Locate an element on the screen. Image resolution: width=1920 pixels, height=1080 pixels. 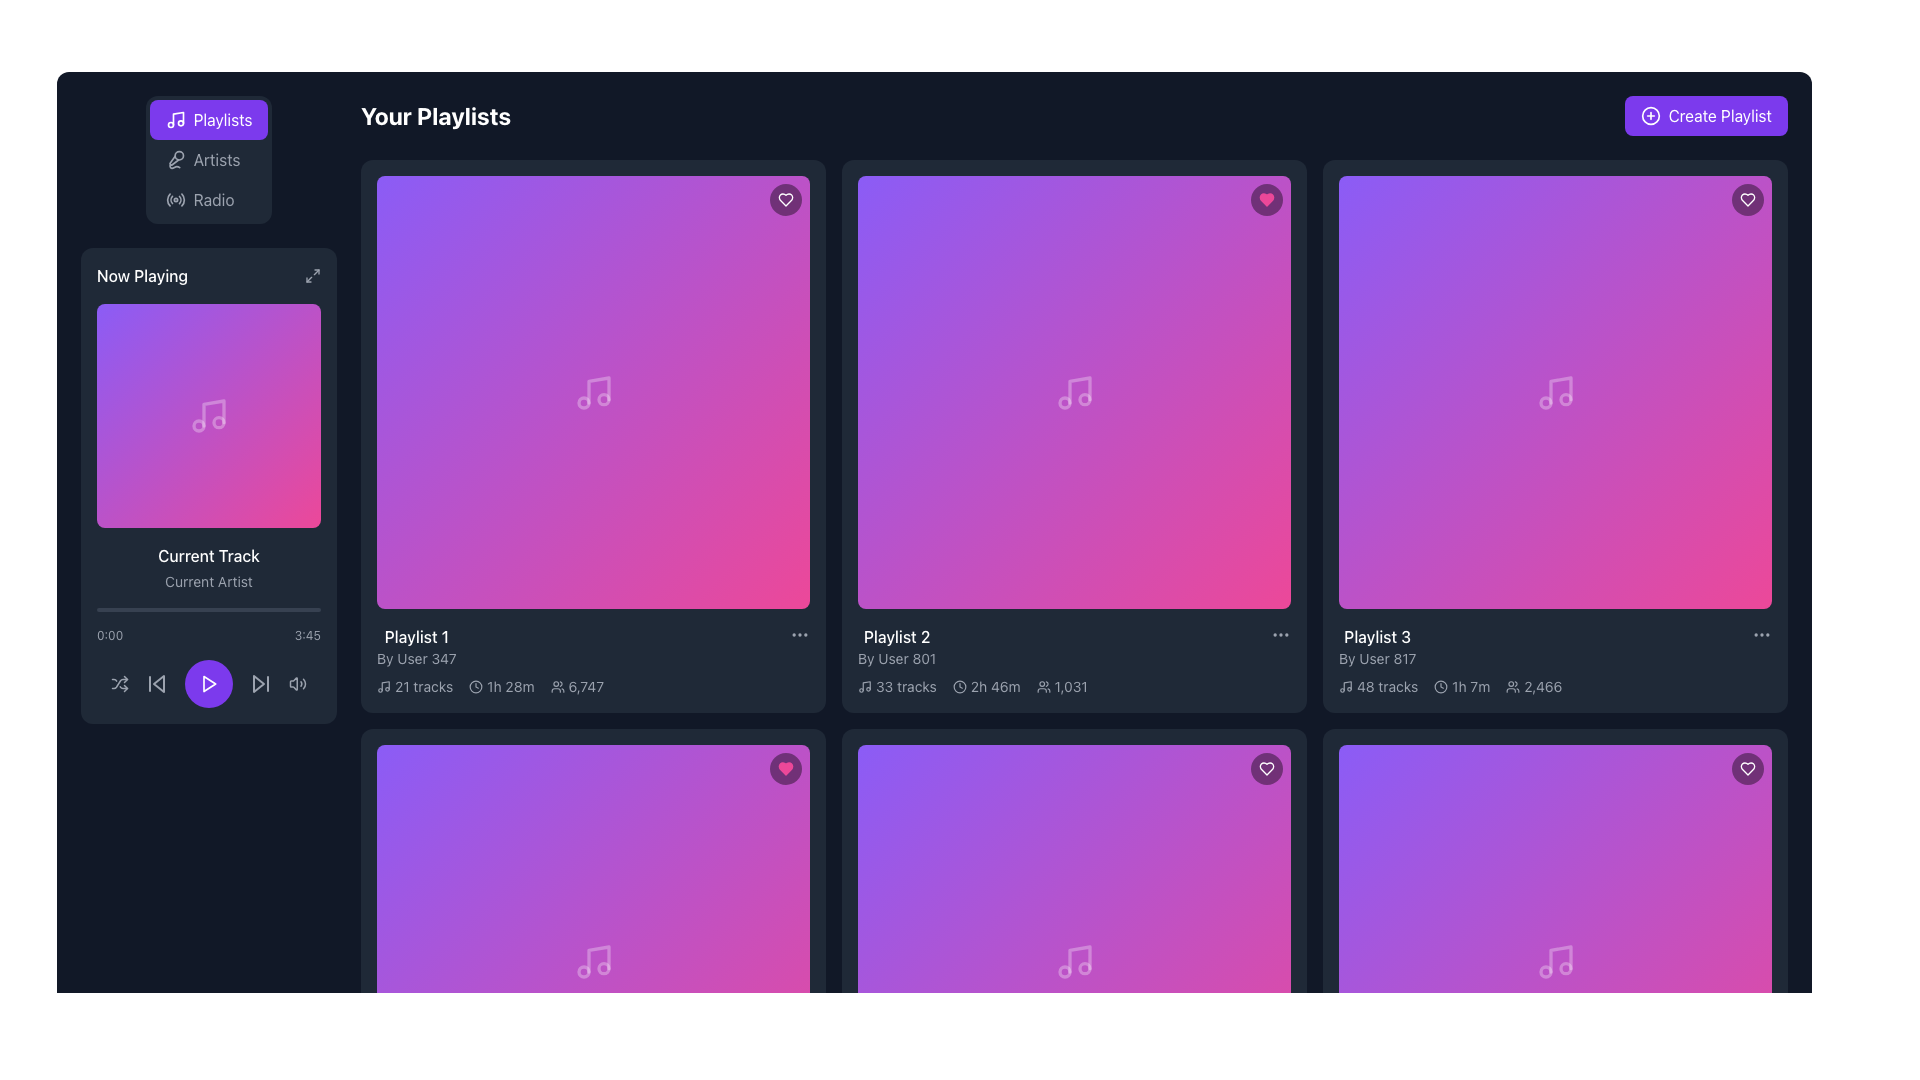
the second circle component of the musical note icon located in the second playlist card of the second row is located at coordinates (1063, 970).